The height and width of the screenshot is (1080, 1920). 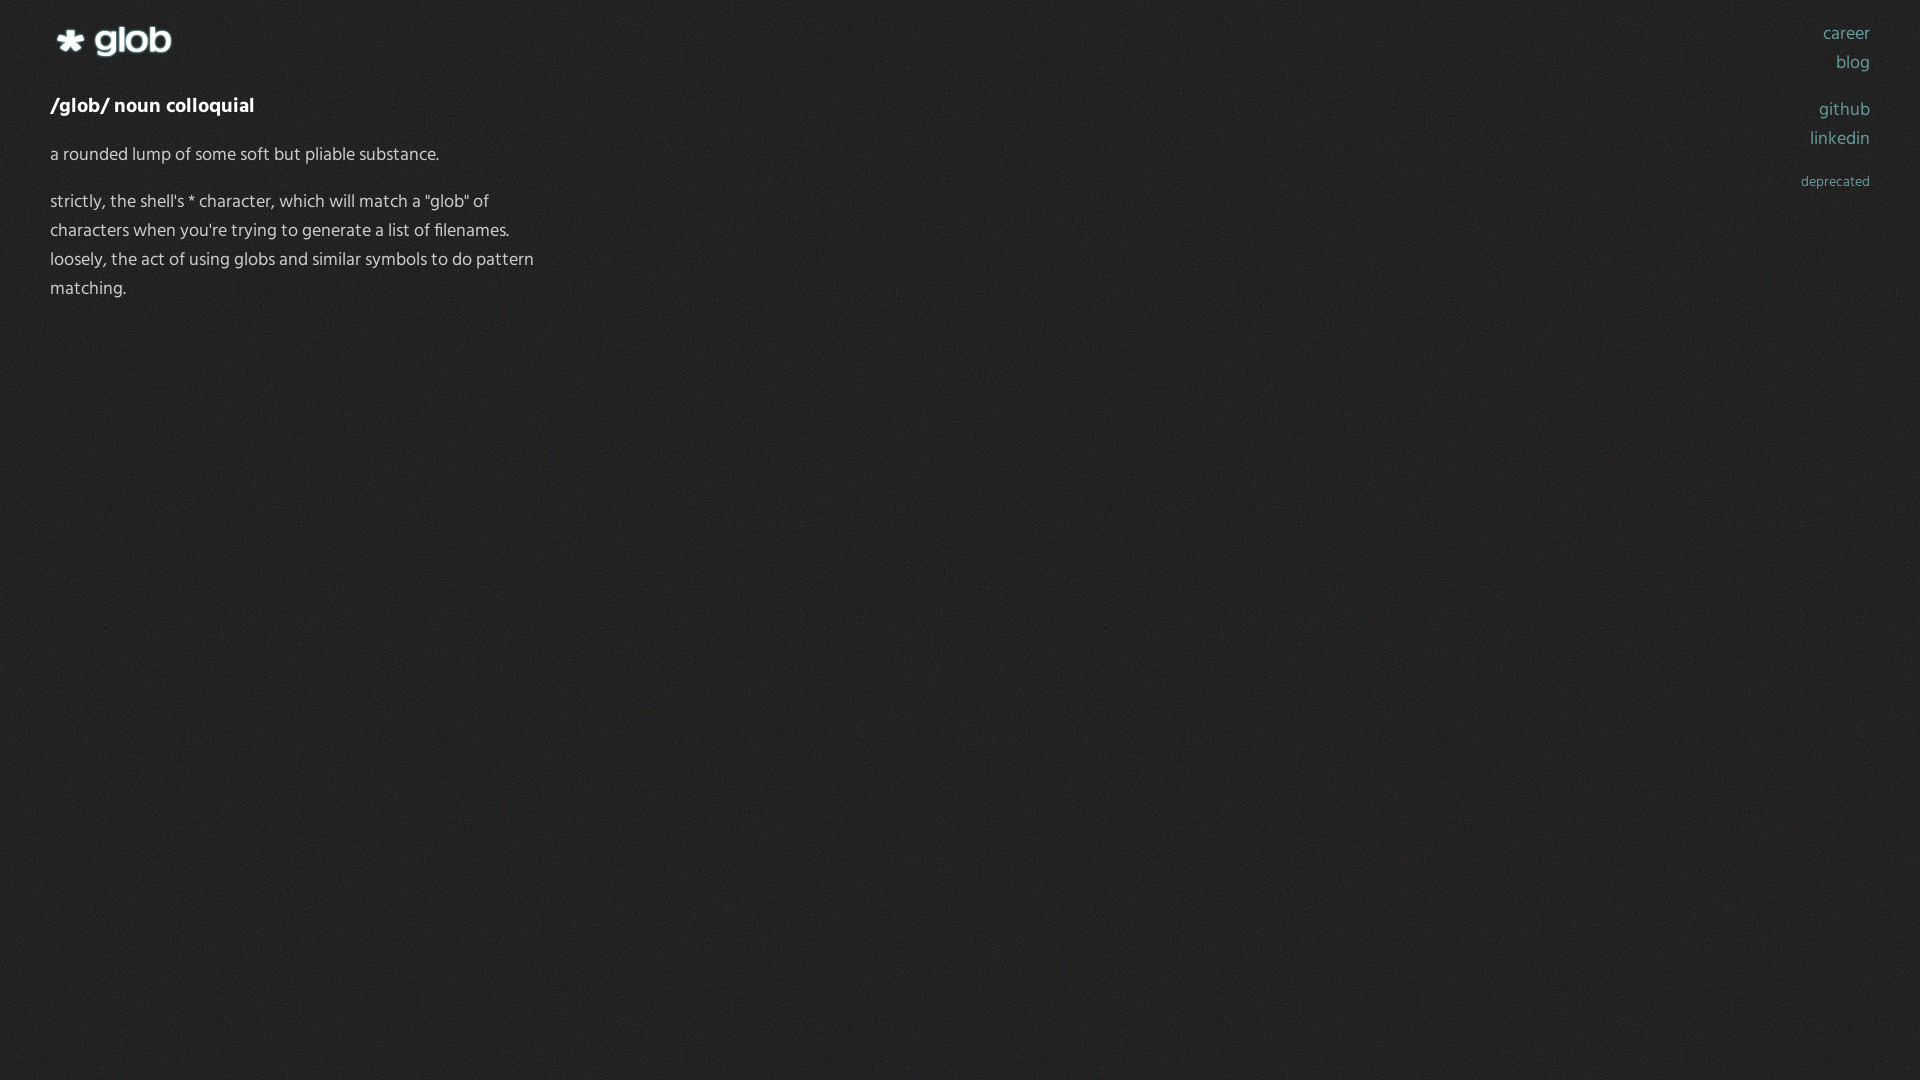 What do you see at coordinates (1819, 110) in the screenshot?
I see `'github'` at bounding box center [1819, 110].